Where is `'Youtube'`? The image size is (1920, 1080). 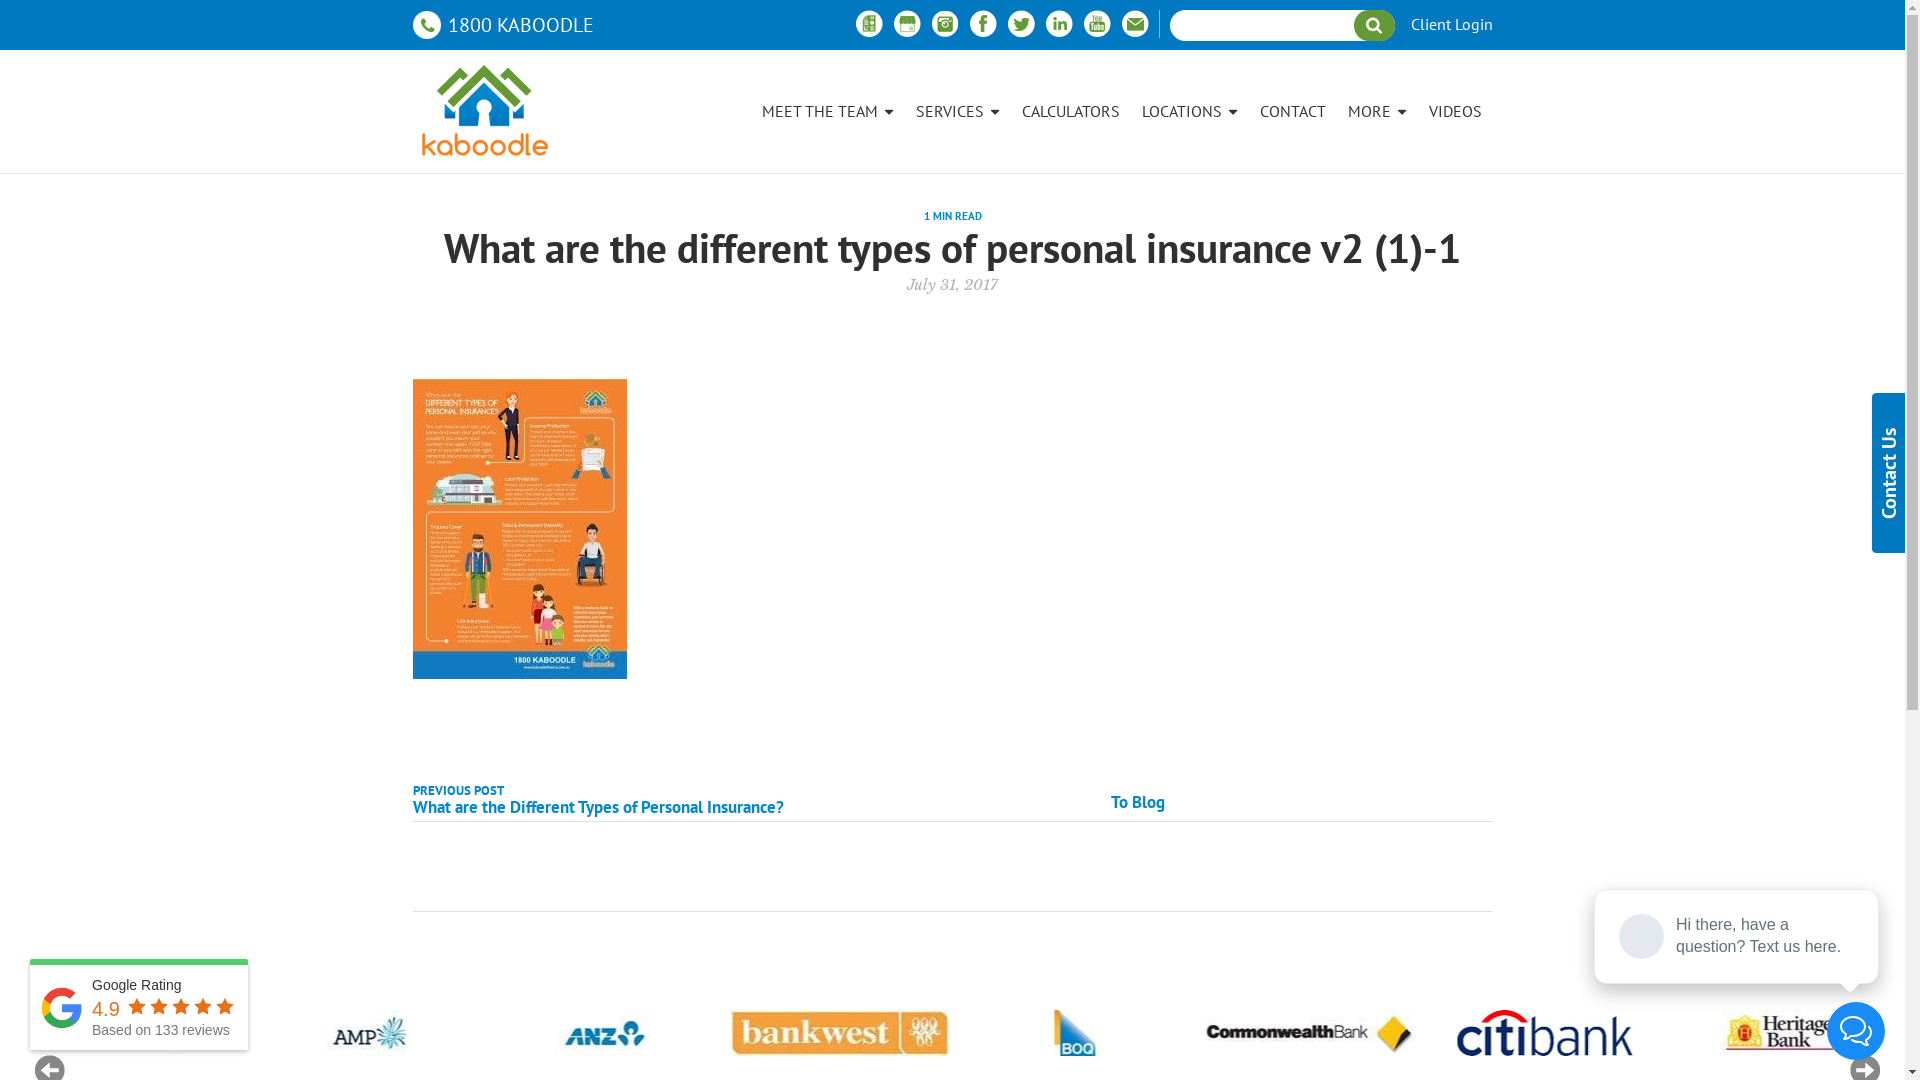 'Youtube' is located at coordinates (1094, 23).